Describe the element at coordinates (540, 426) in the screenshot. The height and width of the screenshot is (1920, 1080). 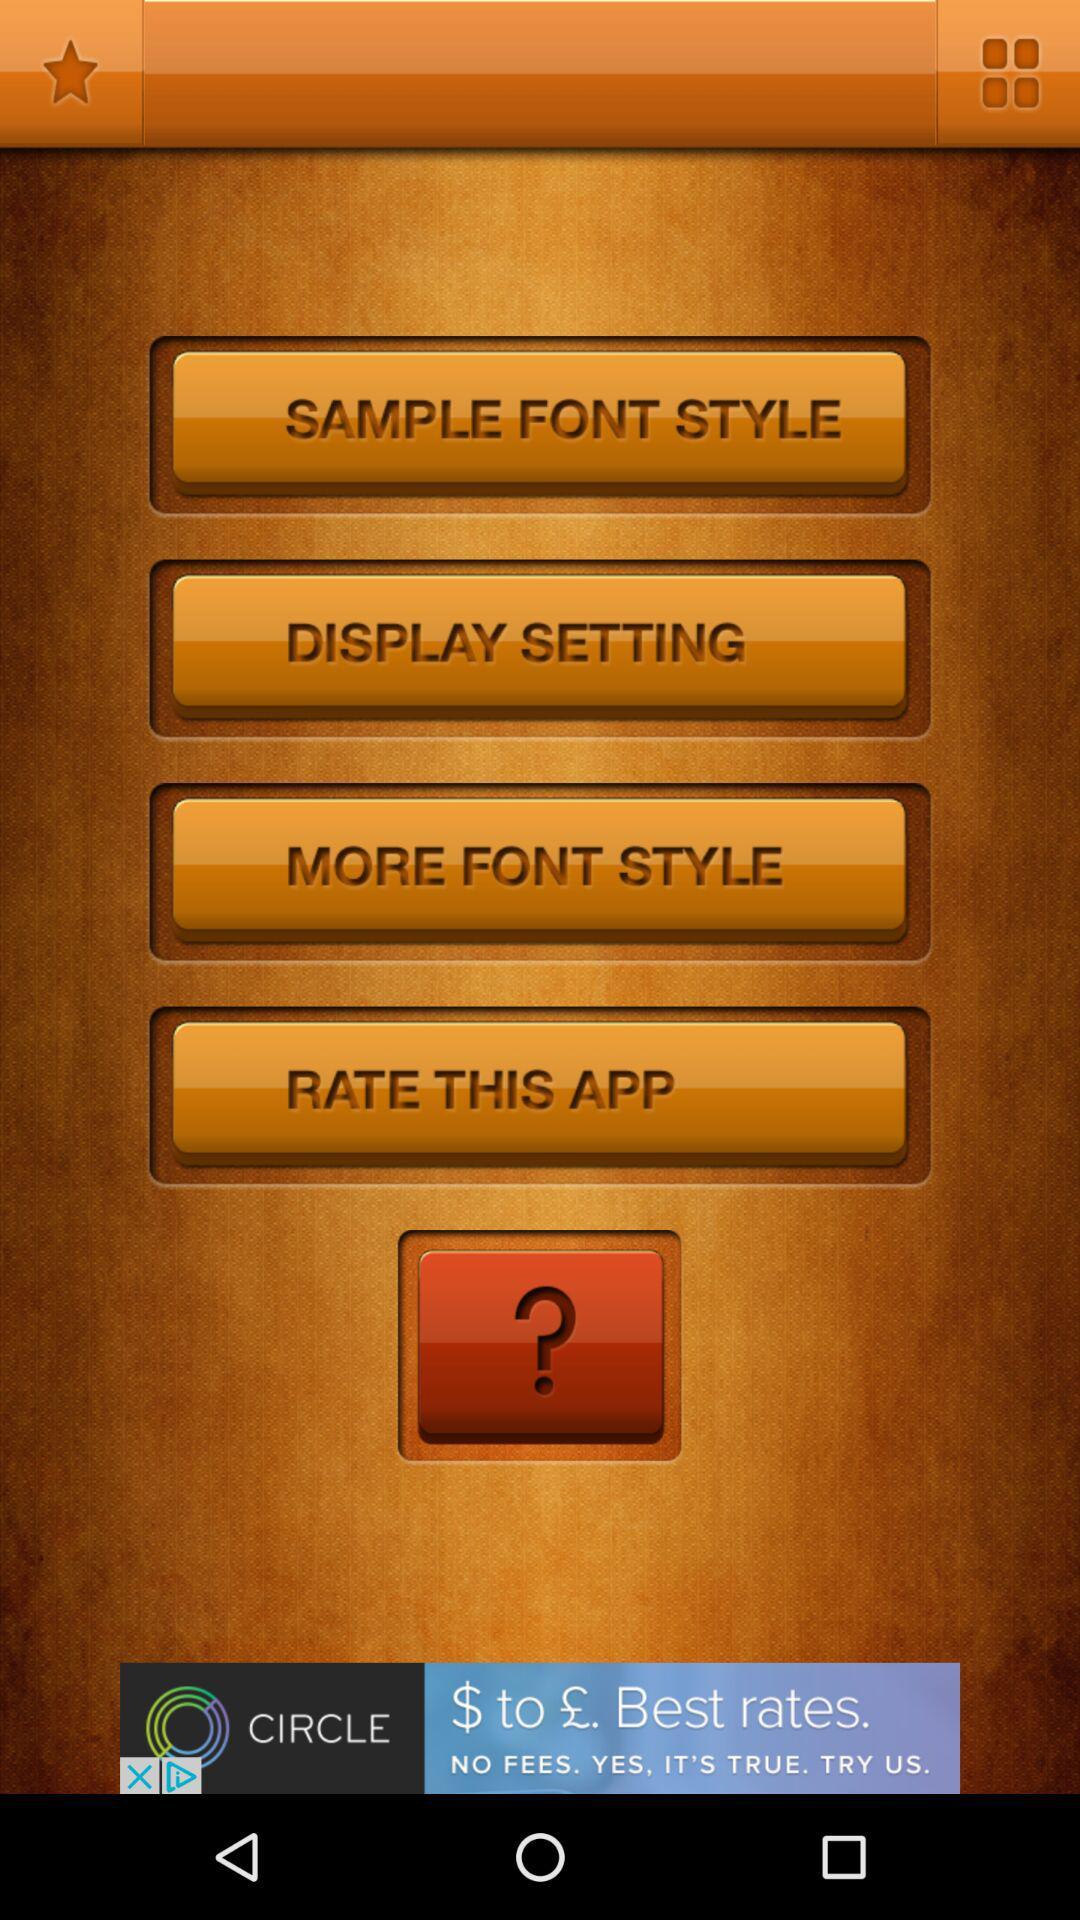
I see `sample font style button` at that location.